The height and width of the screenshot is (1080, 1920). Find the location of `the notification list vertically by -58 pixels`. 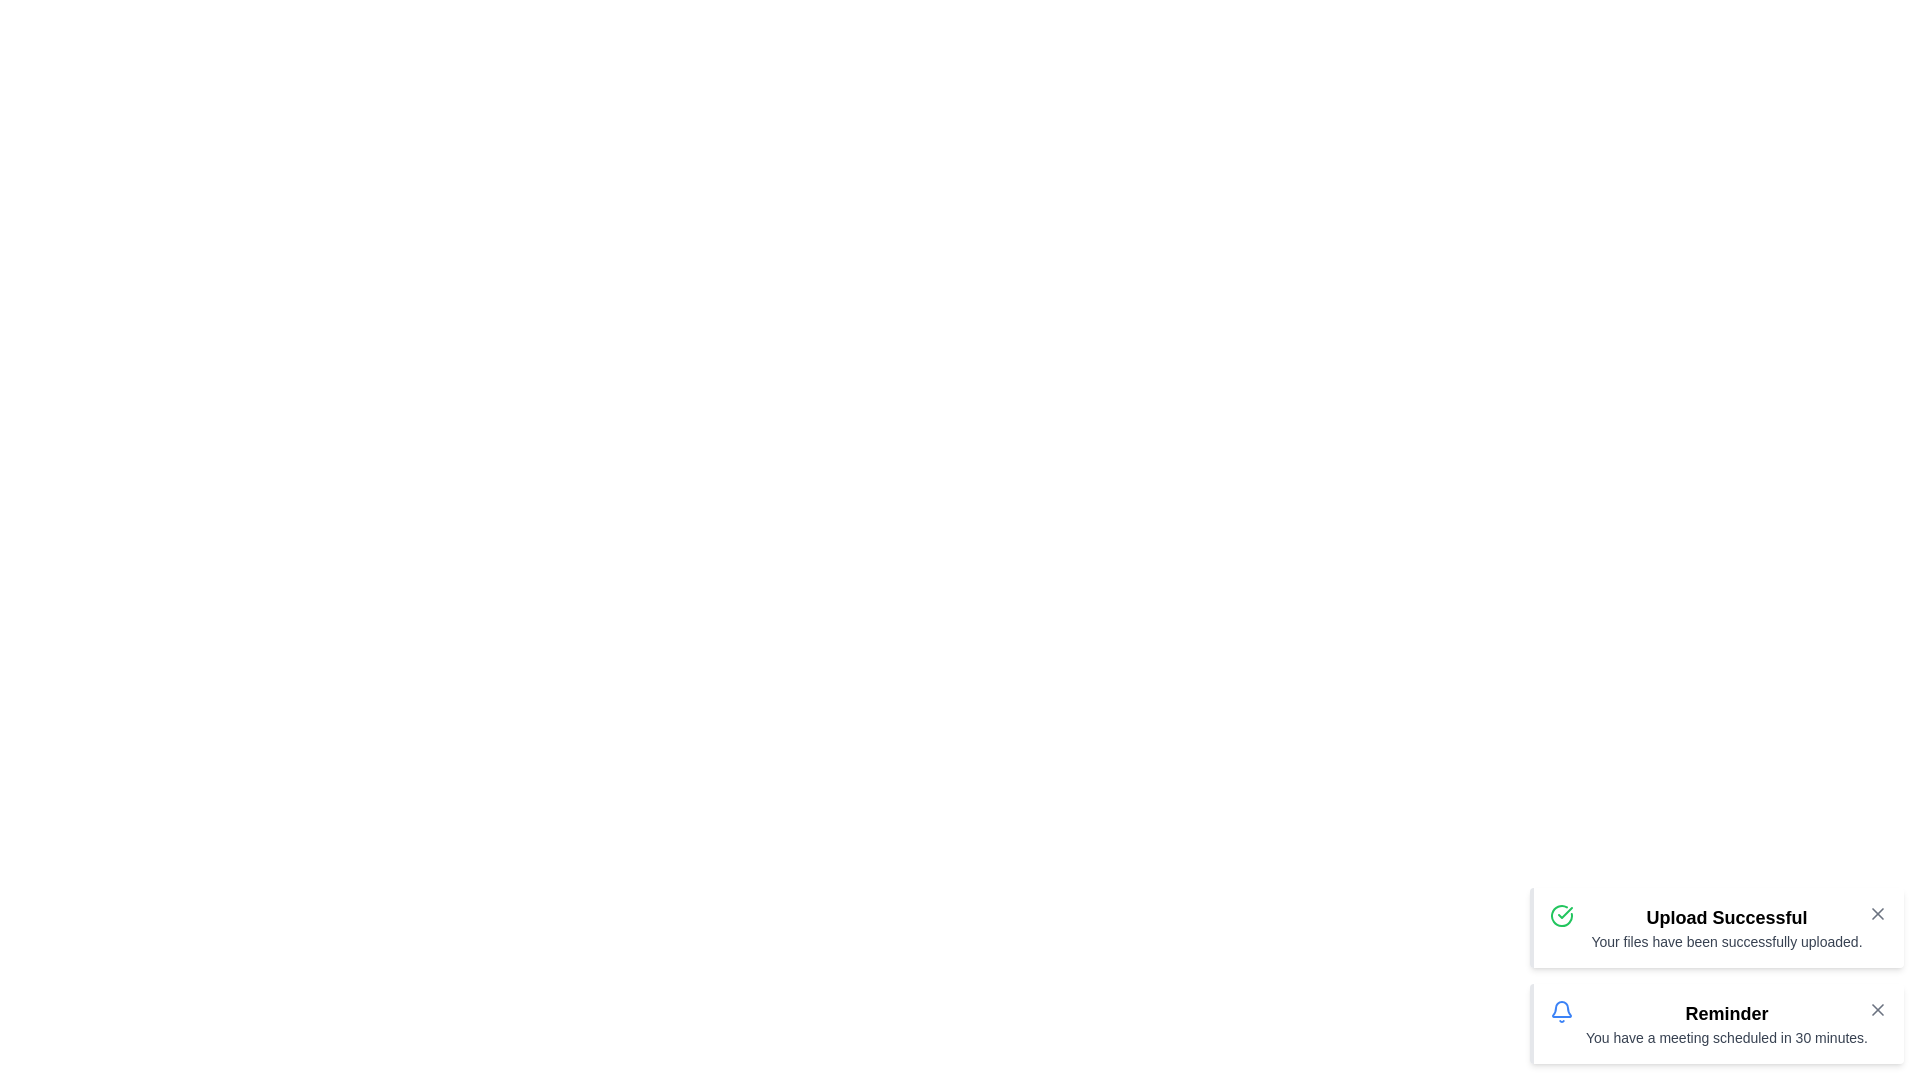

the notification list vertically by -58 pixels is located at coordinates (1715, 974).